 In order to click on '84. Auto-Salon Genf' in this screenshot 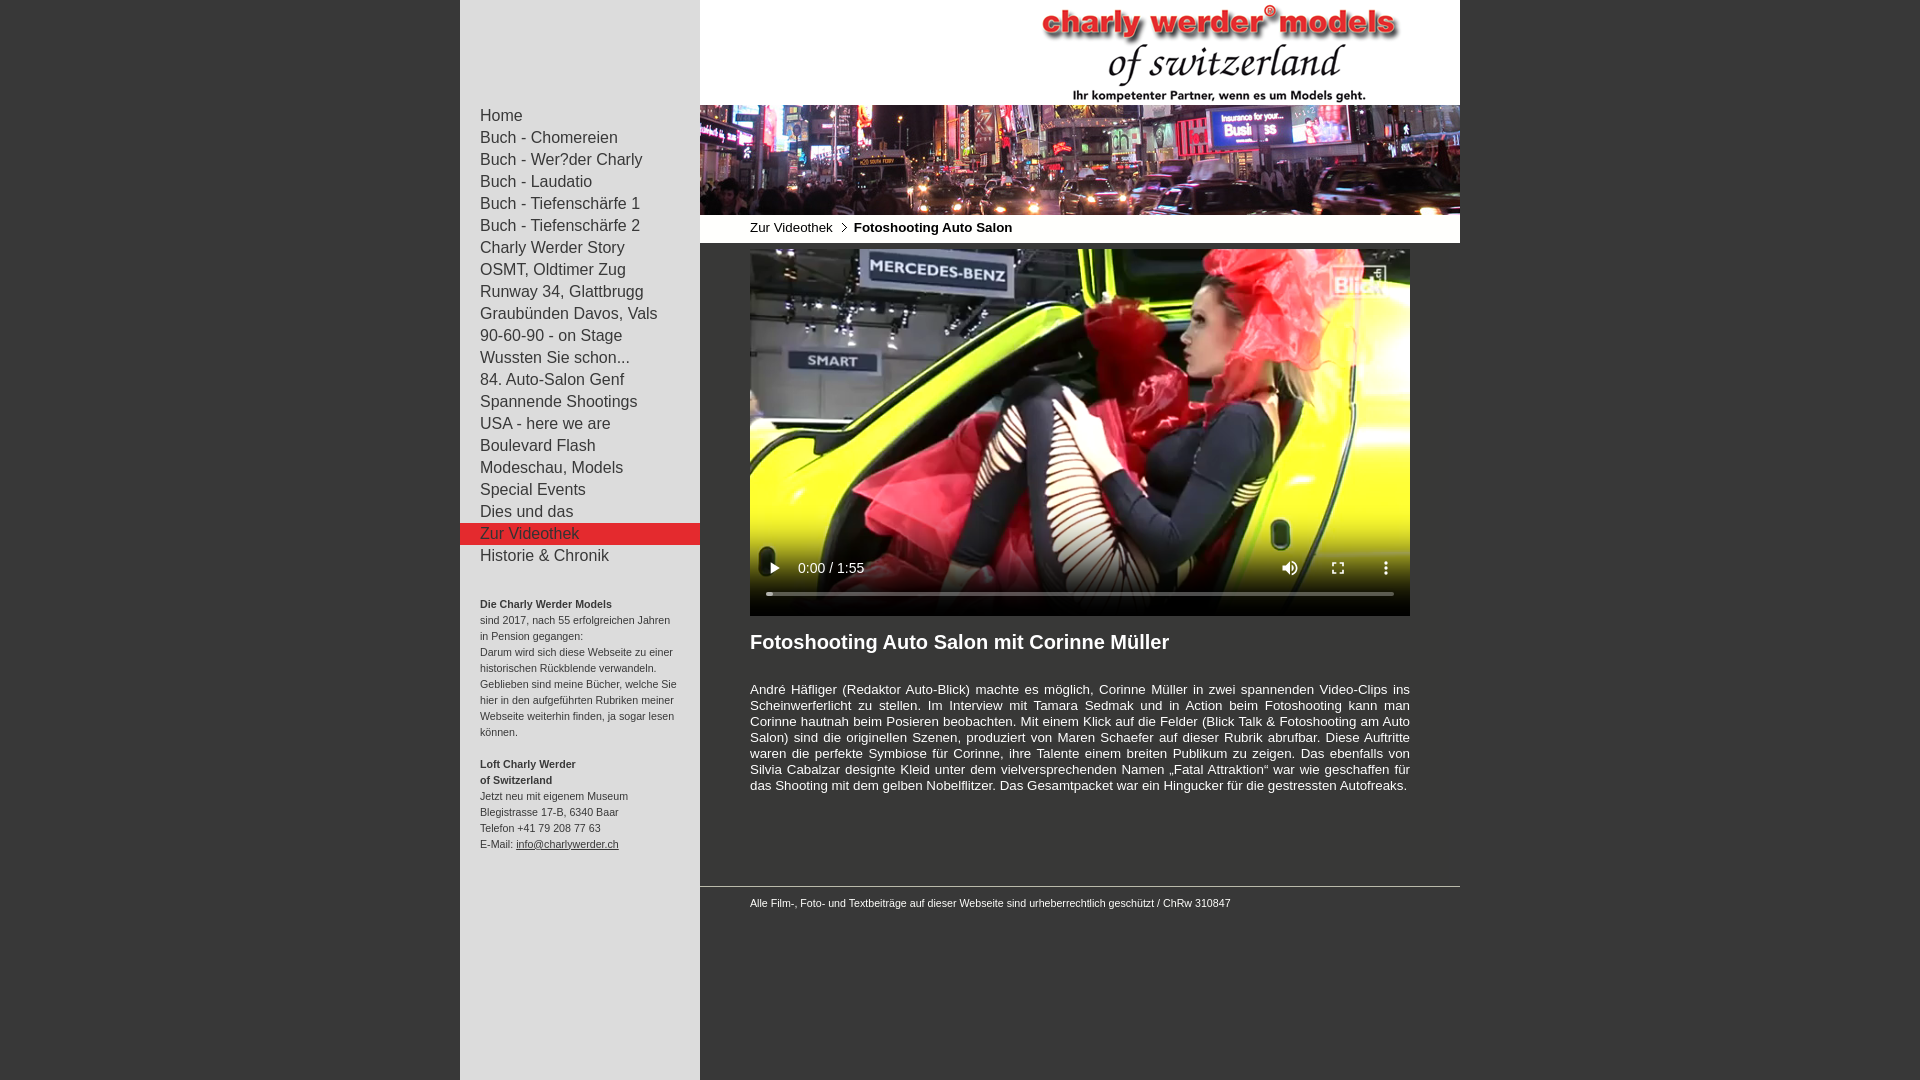, I will do `click(569, 380)`.